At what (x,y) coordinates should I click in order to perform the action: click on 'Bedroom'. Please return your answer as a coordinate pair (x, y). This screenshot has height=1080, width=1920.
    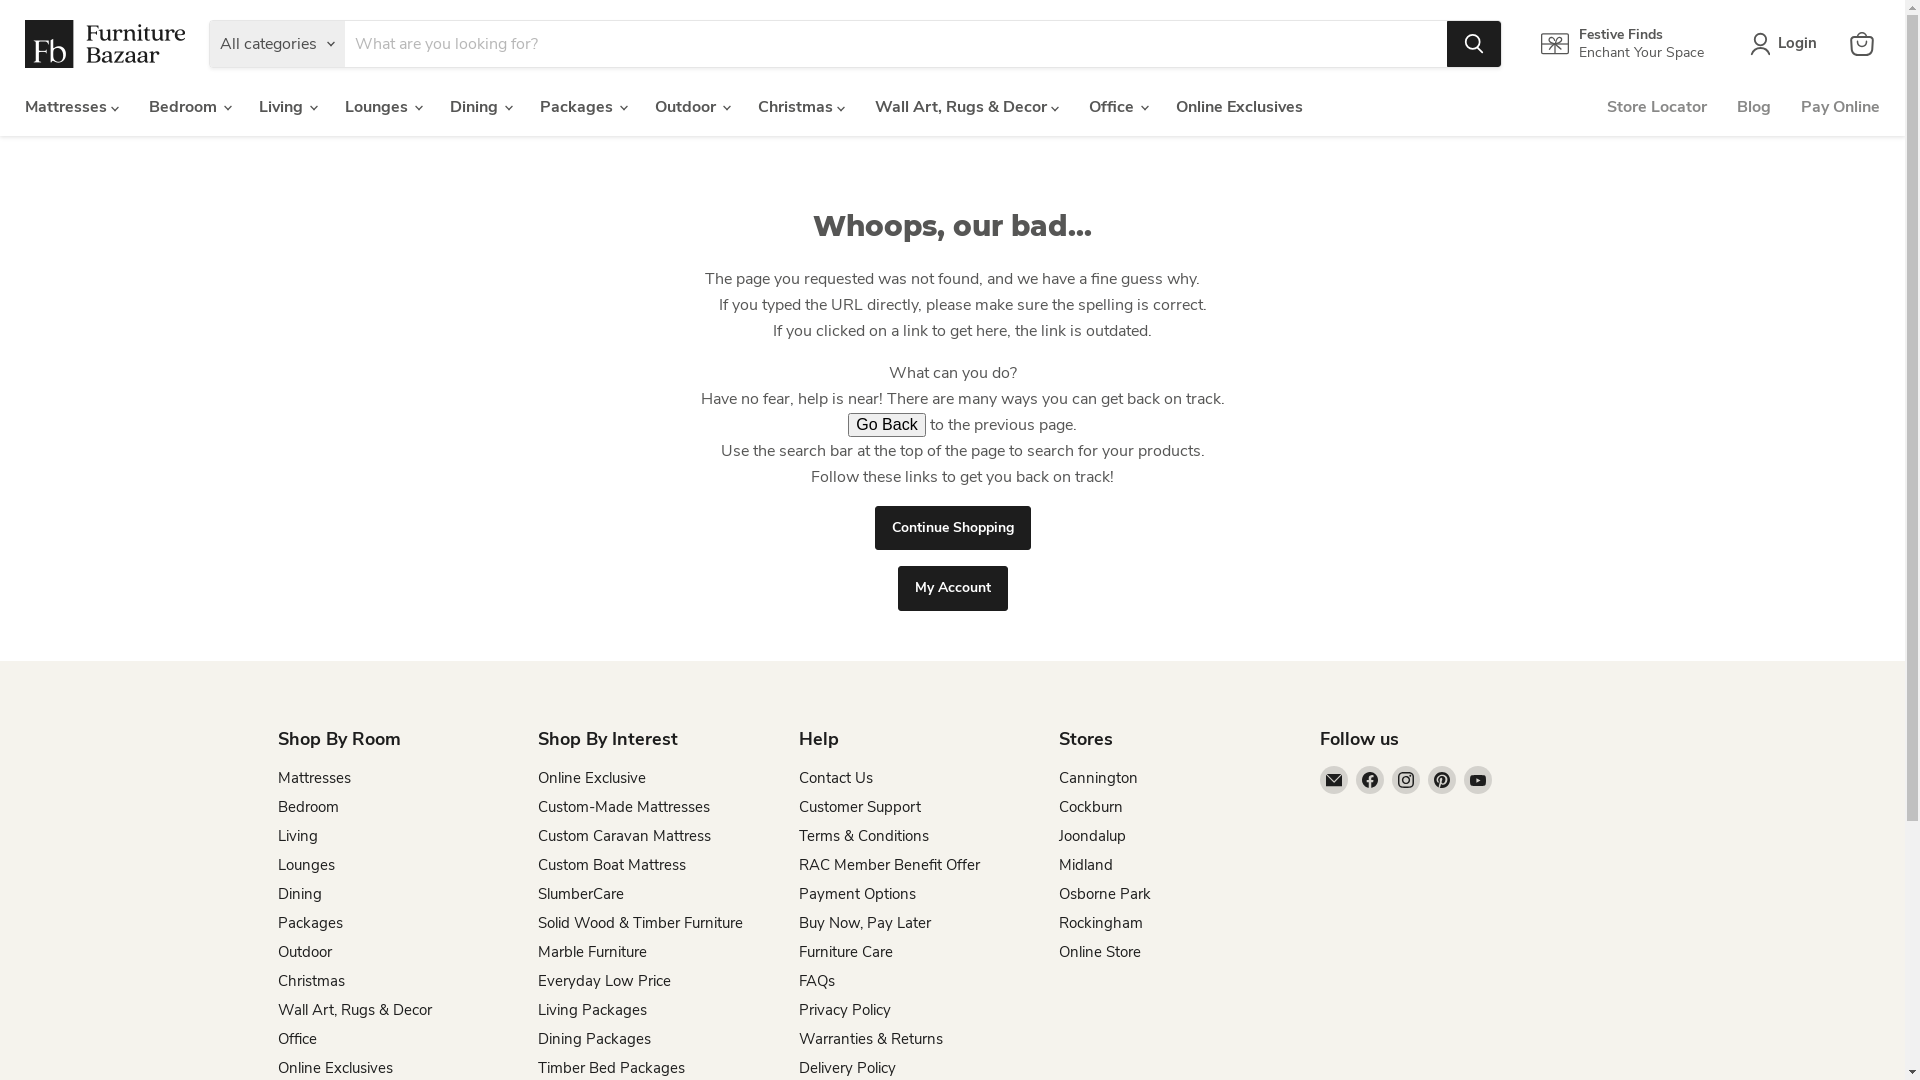
    Looking at the image, I should click on (307, 805).